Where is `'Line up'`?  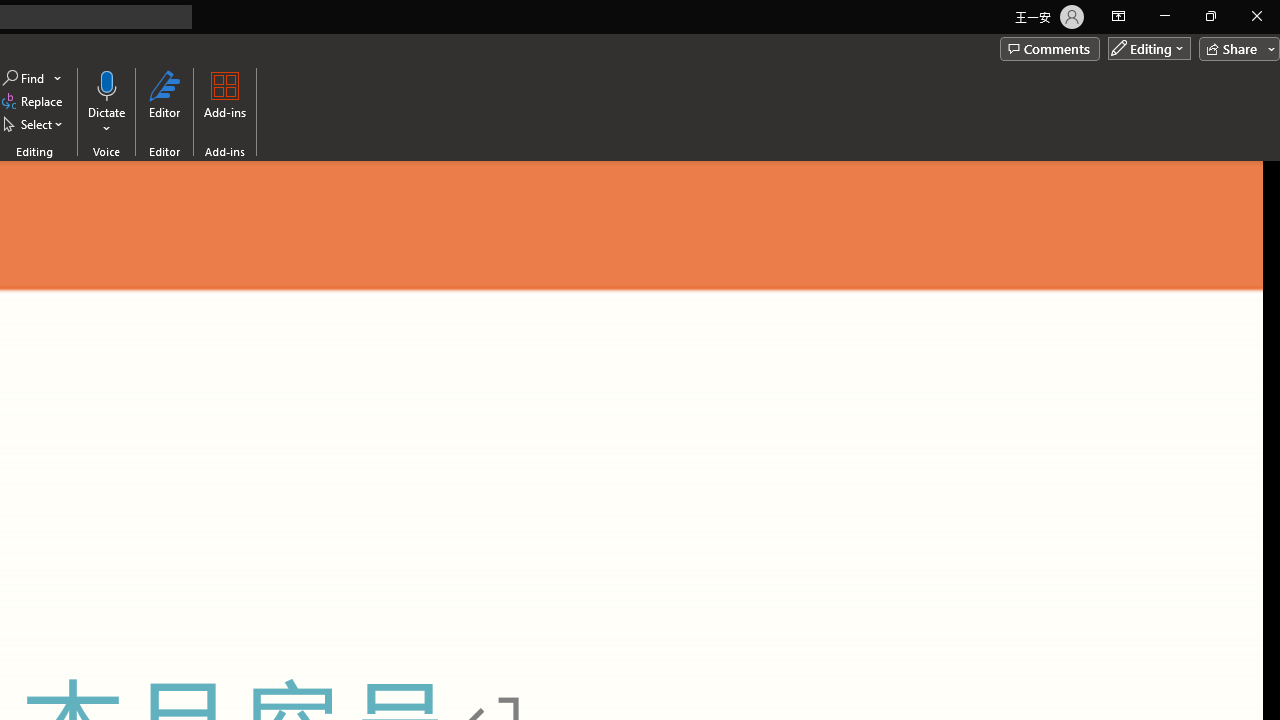 'Line up' is located at coordinates (1270, 168).